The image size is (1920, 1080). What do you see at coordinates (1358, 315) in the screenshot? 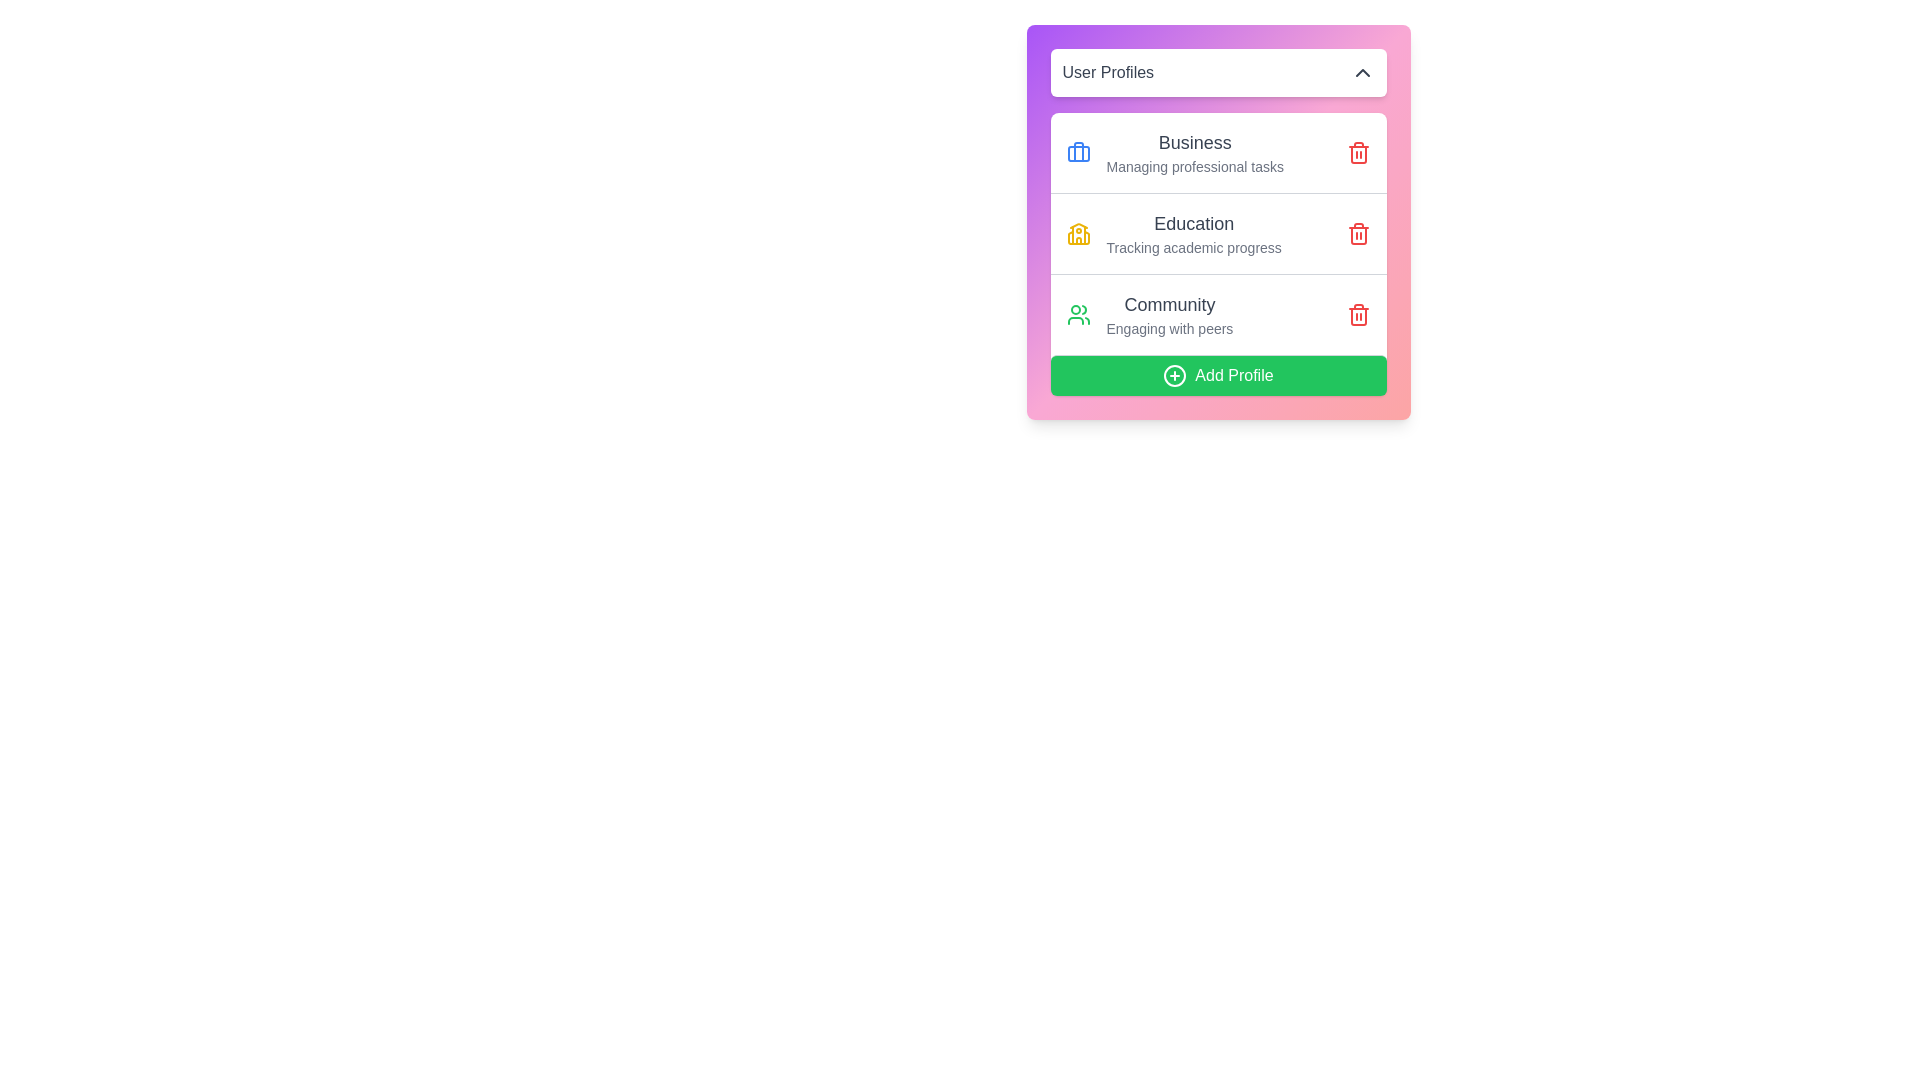
I see `the red trash icon button located at the far right of the 'Community' section` at bounding box center [1358, 315].